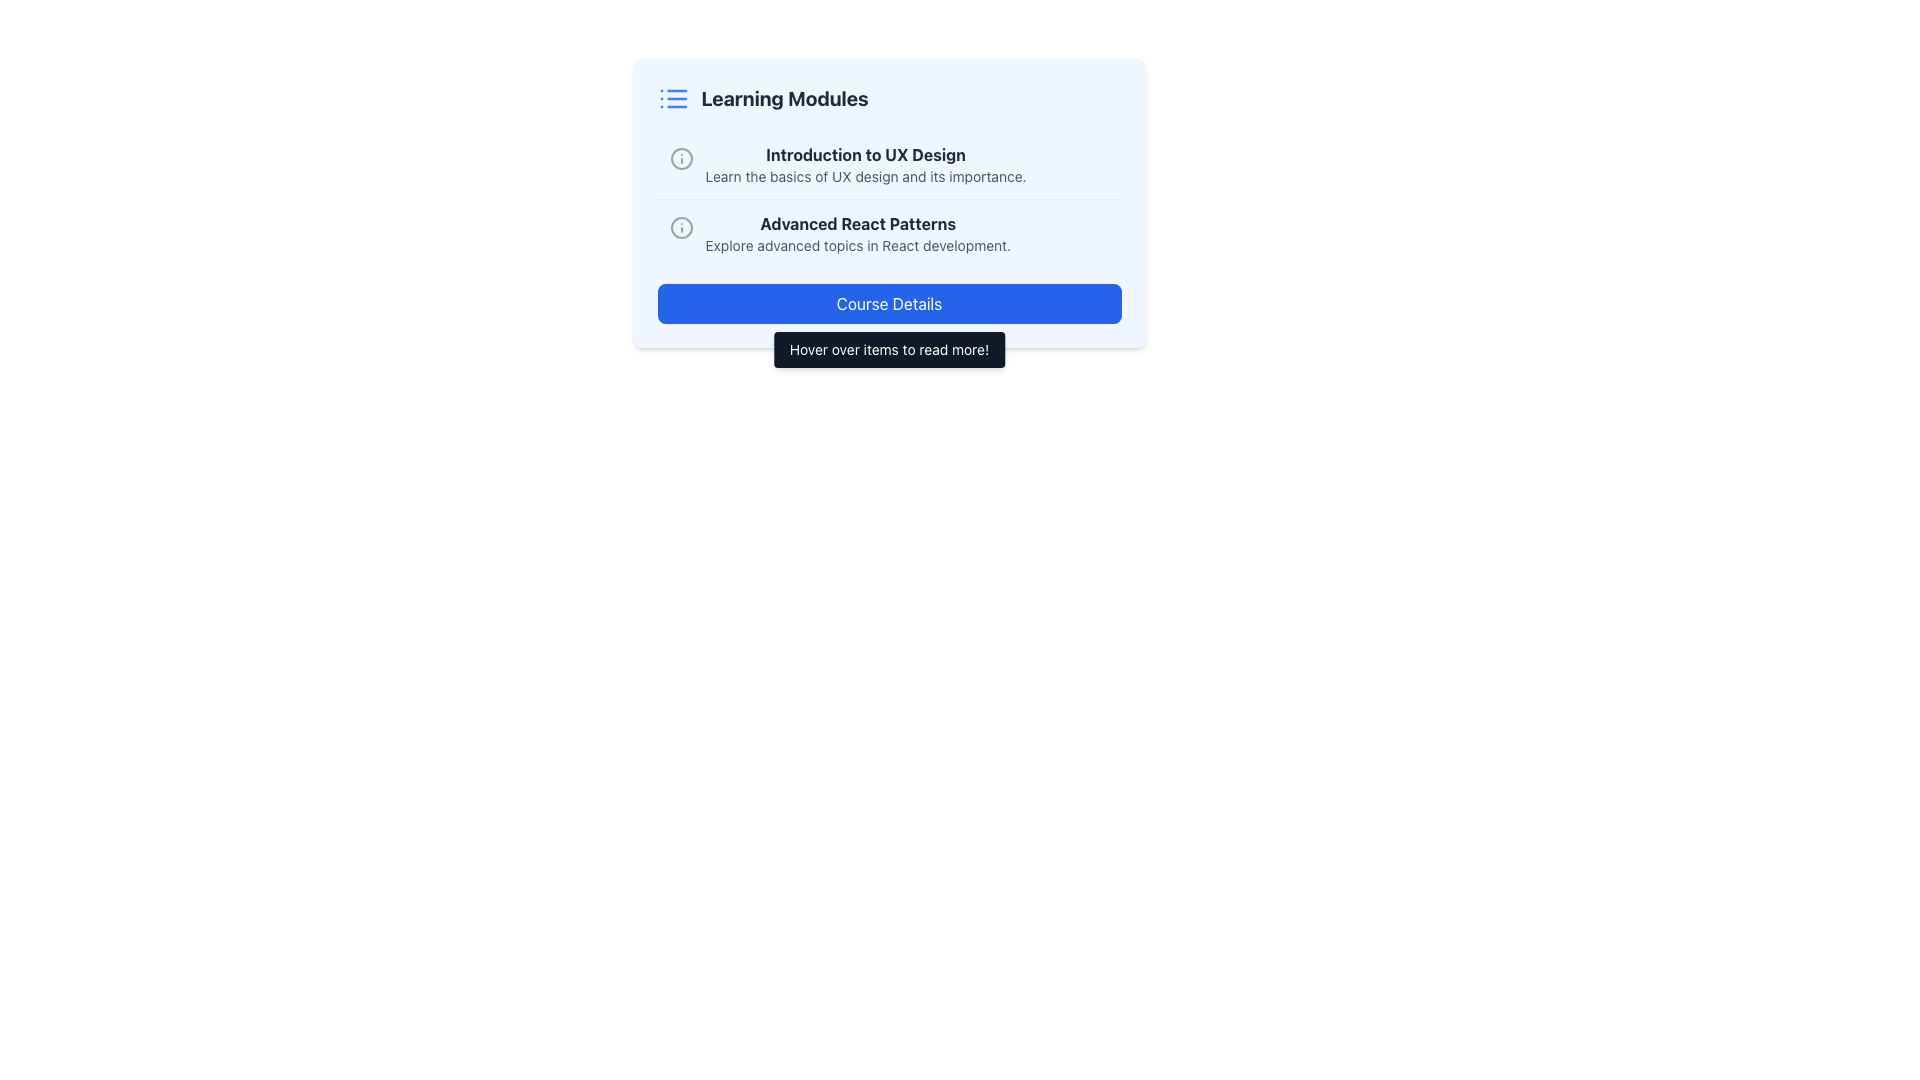 Image resolution: width=1920 pixels, height=1080 pixels. What do you see at coordinates (888, 304) in the screenshot?
I see `the blue button labeled 'Course Details'` at bounding box center [888, 304].